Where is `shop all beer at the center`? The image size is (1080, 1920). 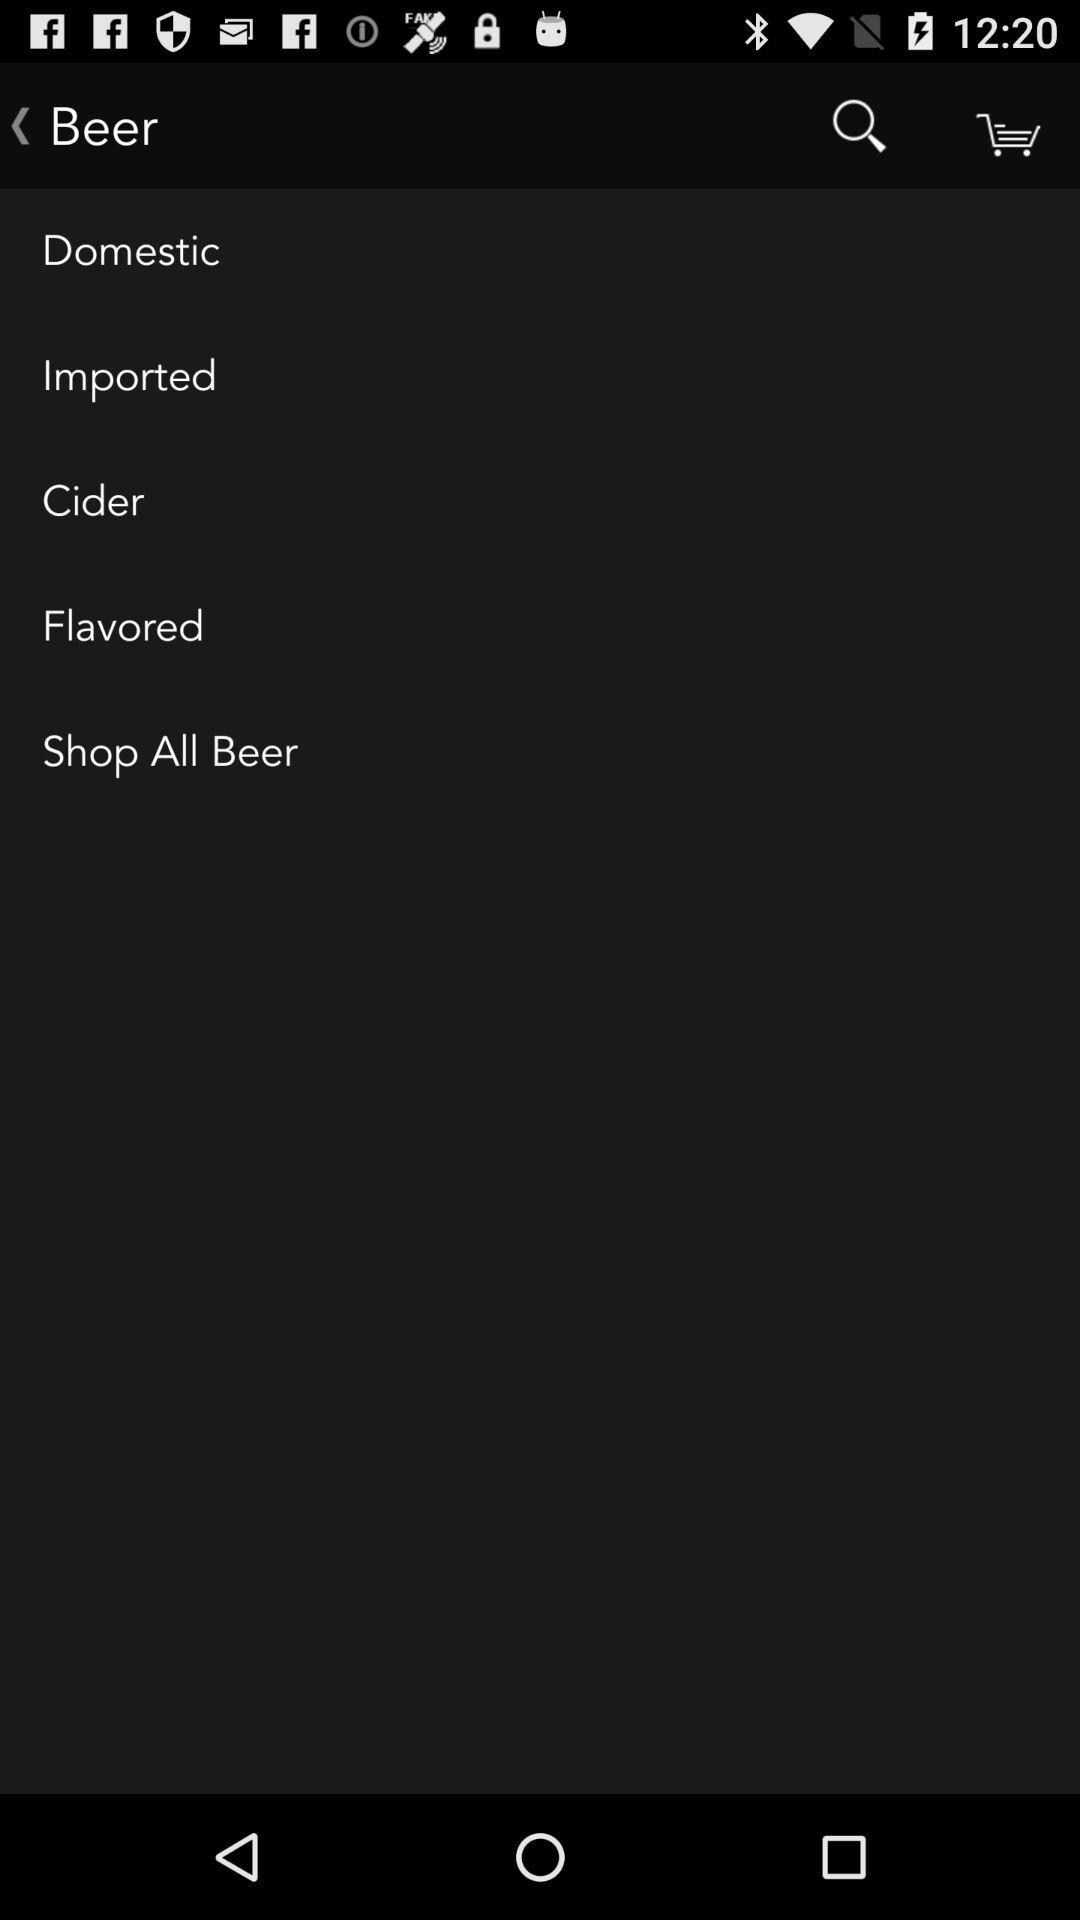 shop all beer at the center is located at coordinates (540, 752).